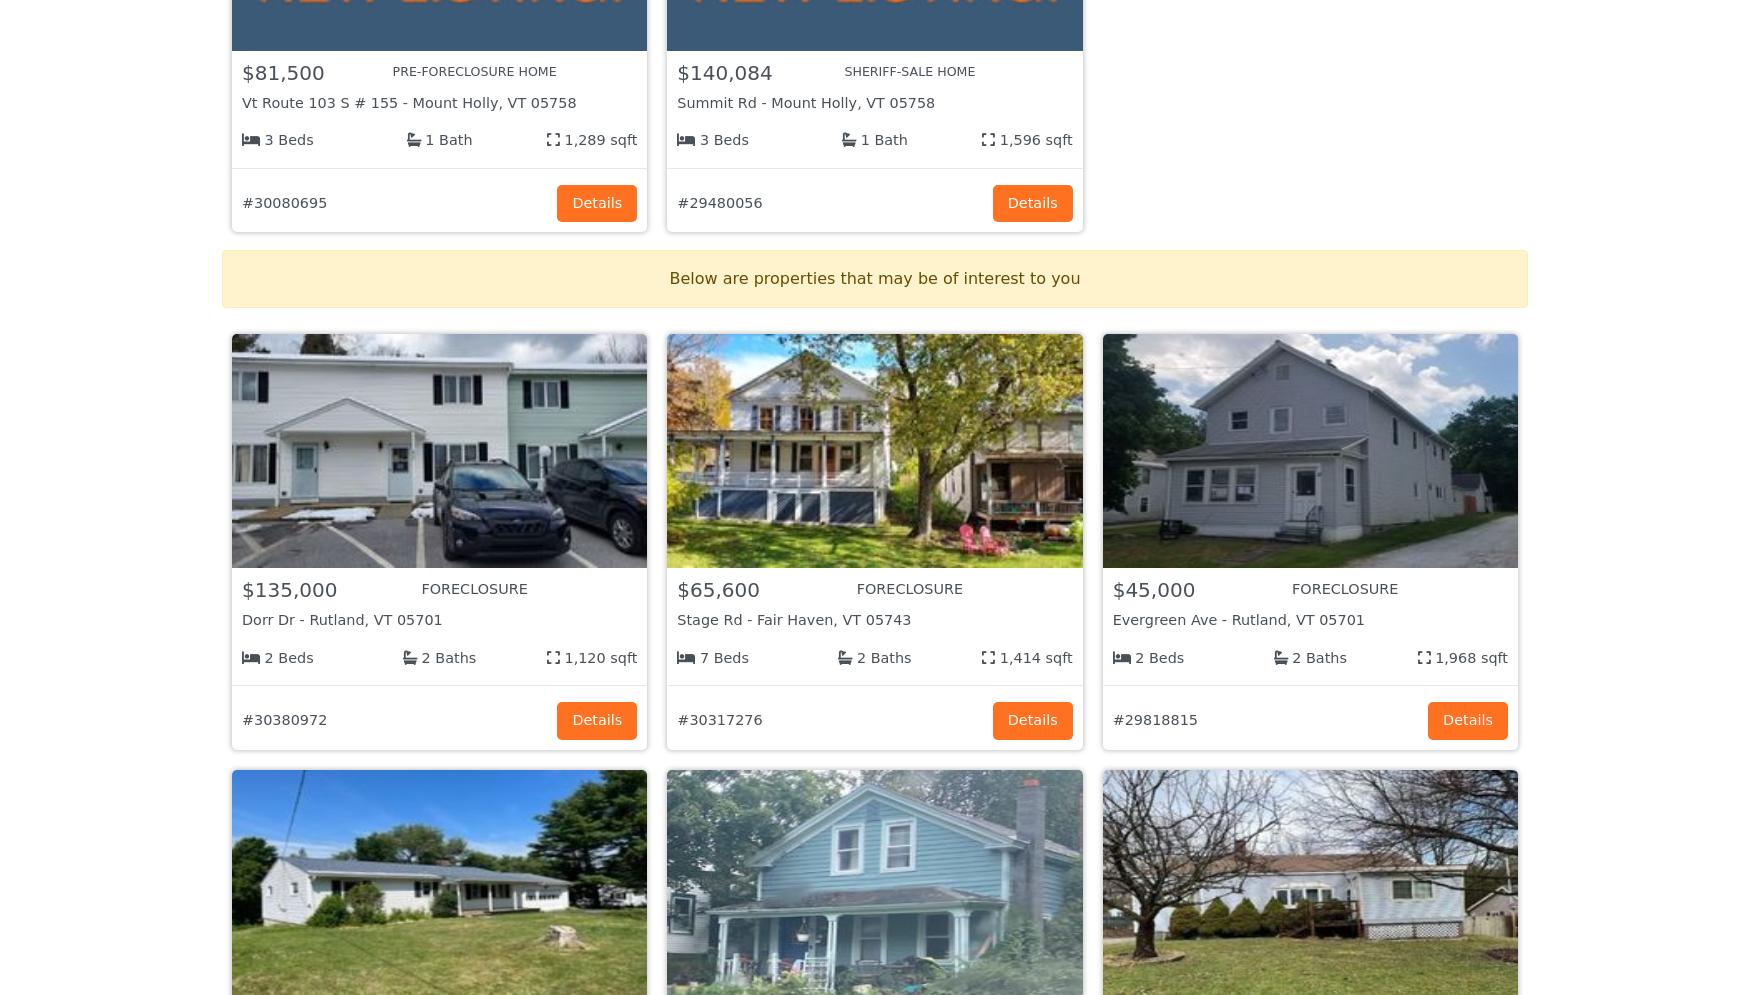 The height and width of the screenshot is (995, 1750). Describe the element at coordinates (1008, 831) in the screenshot. I see `'FAQ'` at that location.